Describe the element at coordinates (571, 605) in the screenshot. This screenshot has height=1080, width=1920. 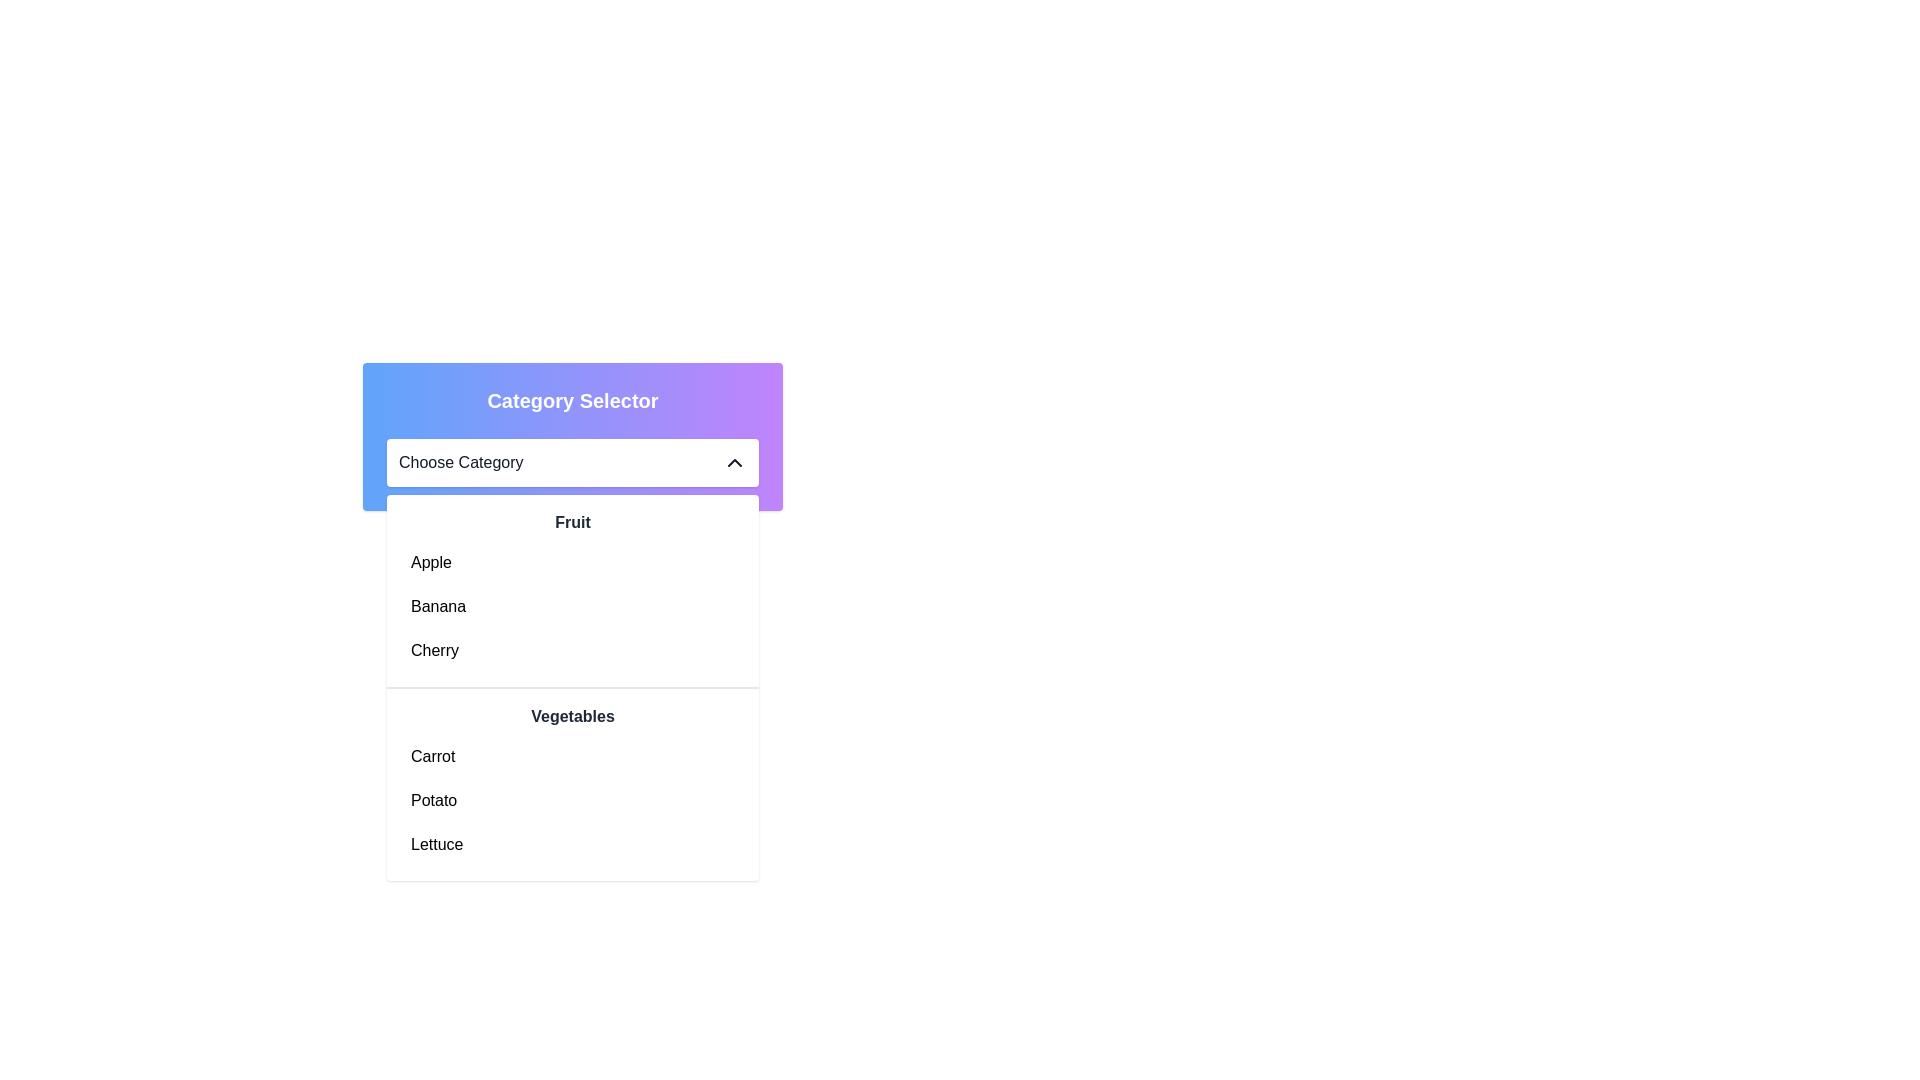
I see `the second item in the selection menu representing 'Banana' under the 'Fruit' category` at that location.